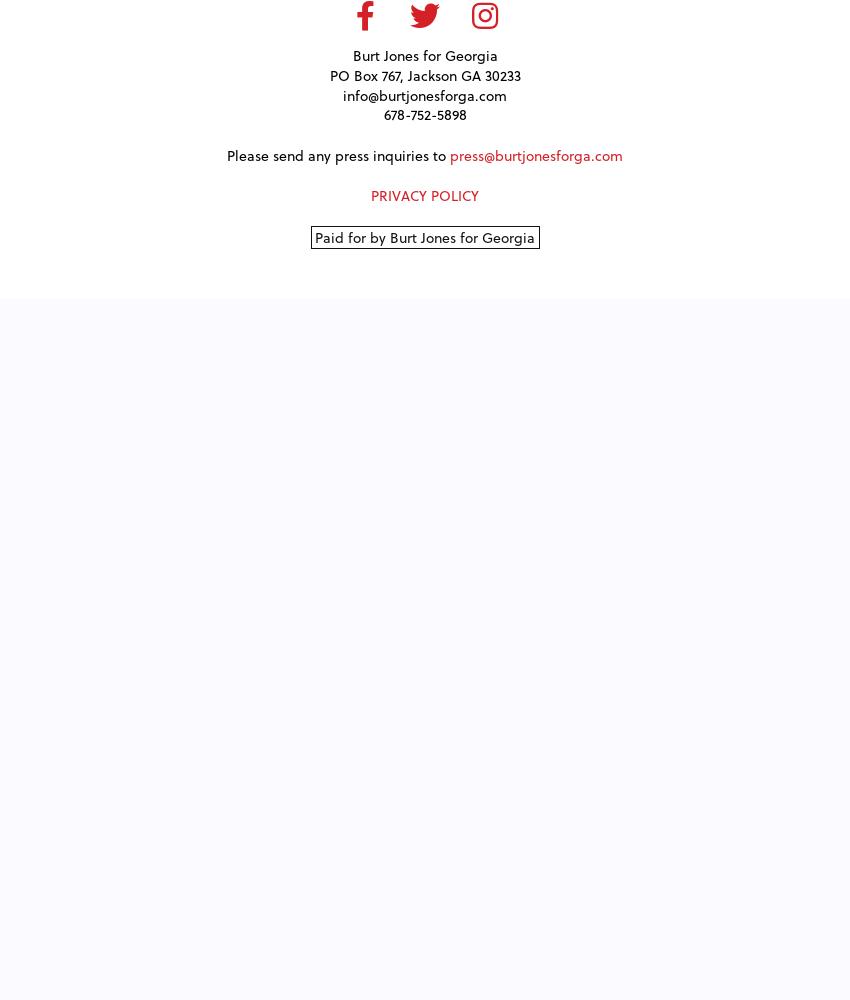 This screenshot has height=1000, width=850. I want to click on 'Issues', so click(425, 51).